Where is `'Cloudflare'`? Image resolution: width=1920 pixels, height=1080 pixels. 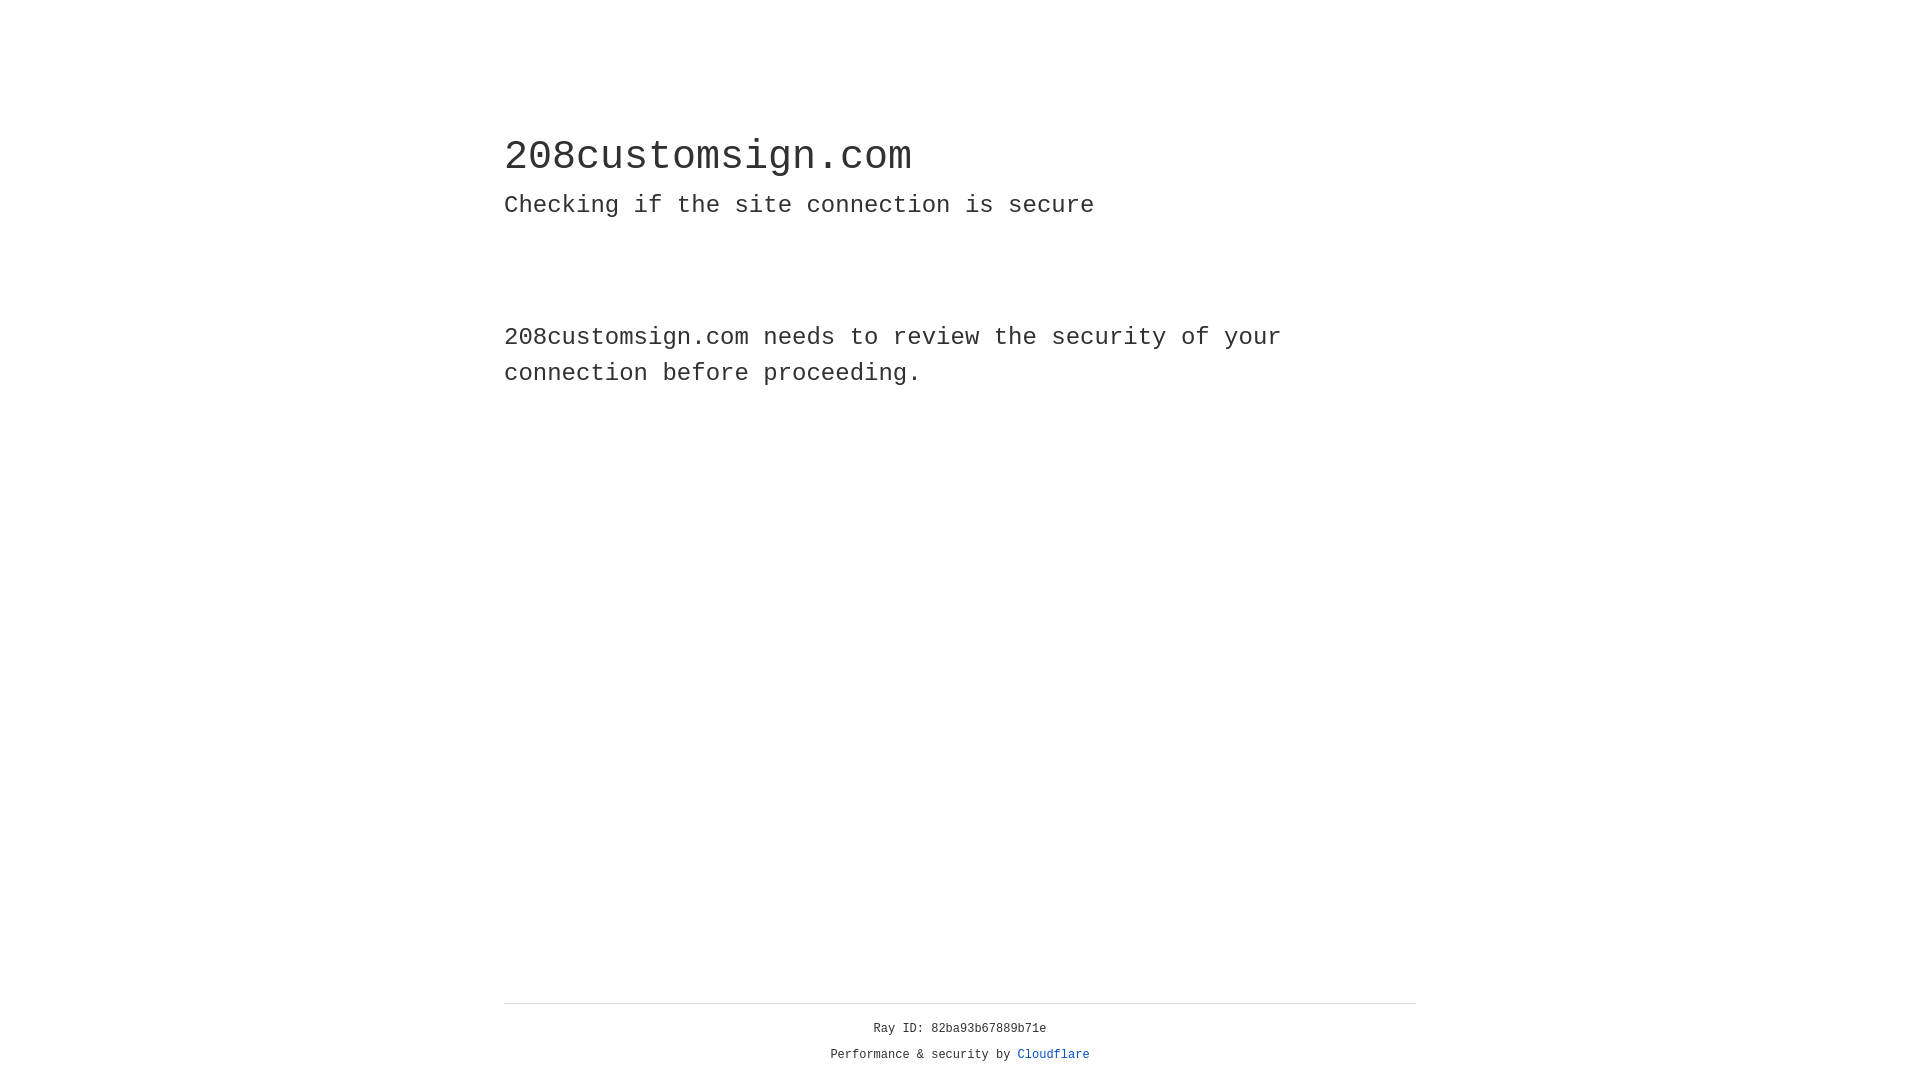
'Cloudflare' is located at coordinates (1053, 1054).